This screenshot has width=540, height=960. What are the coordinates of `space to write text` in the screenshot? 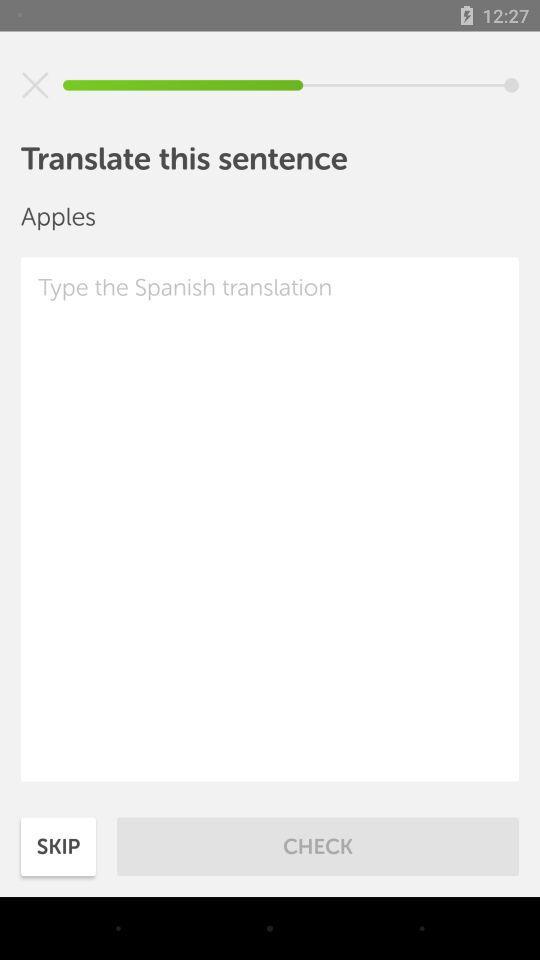 It's located at (270, 518).